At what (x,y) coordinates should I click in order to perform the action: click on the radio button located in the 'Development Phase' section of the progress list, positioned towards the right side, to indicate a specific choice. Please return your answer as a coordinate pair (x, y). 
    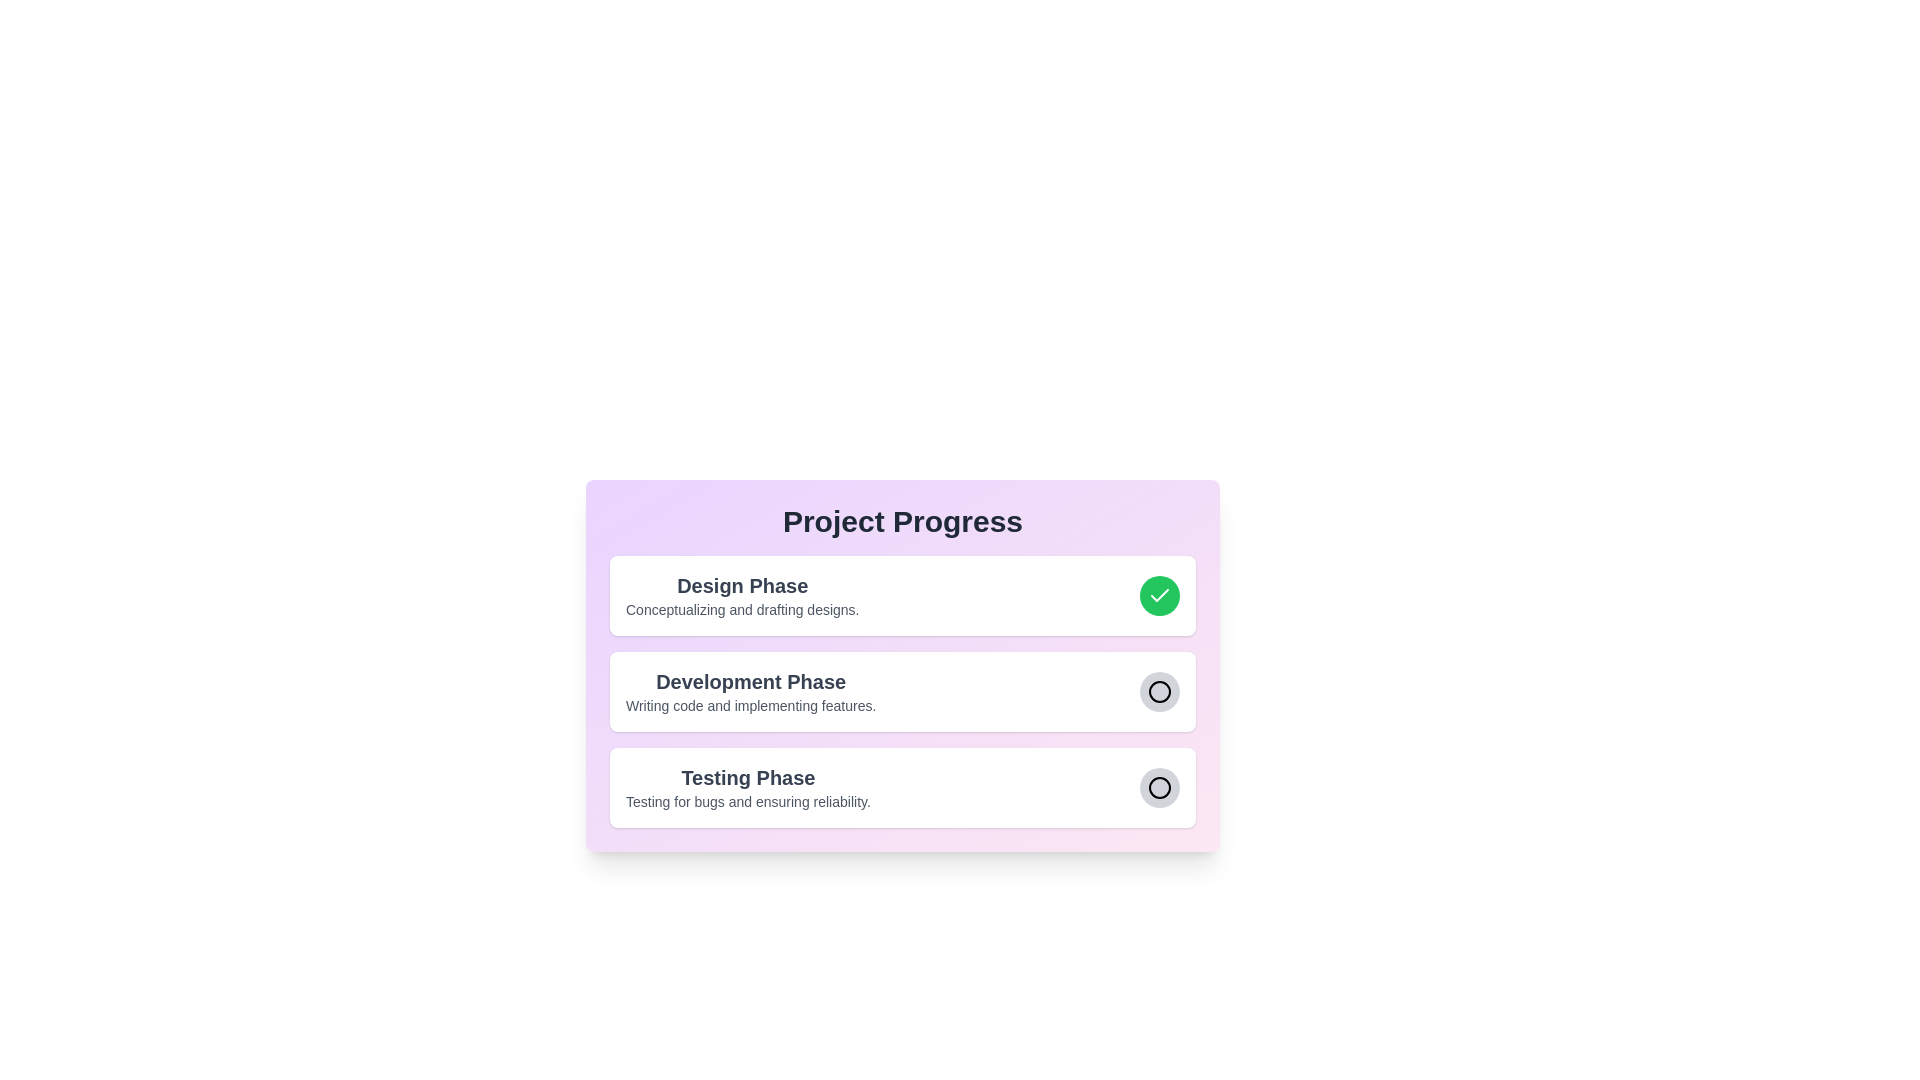
    Looking at the image, I should click on (1160, 690).